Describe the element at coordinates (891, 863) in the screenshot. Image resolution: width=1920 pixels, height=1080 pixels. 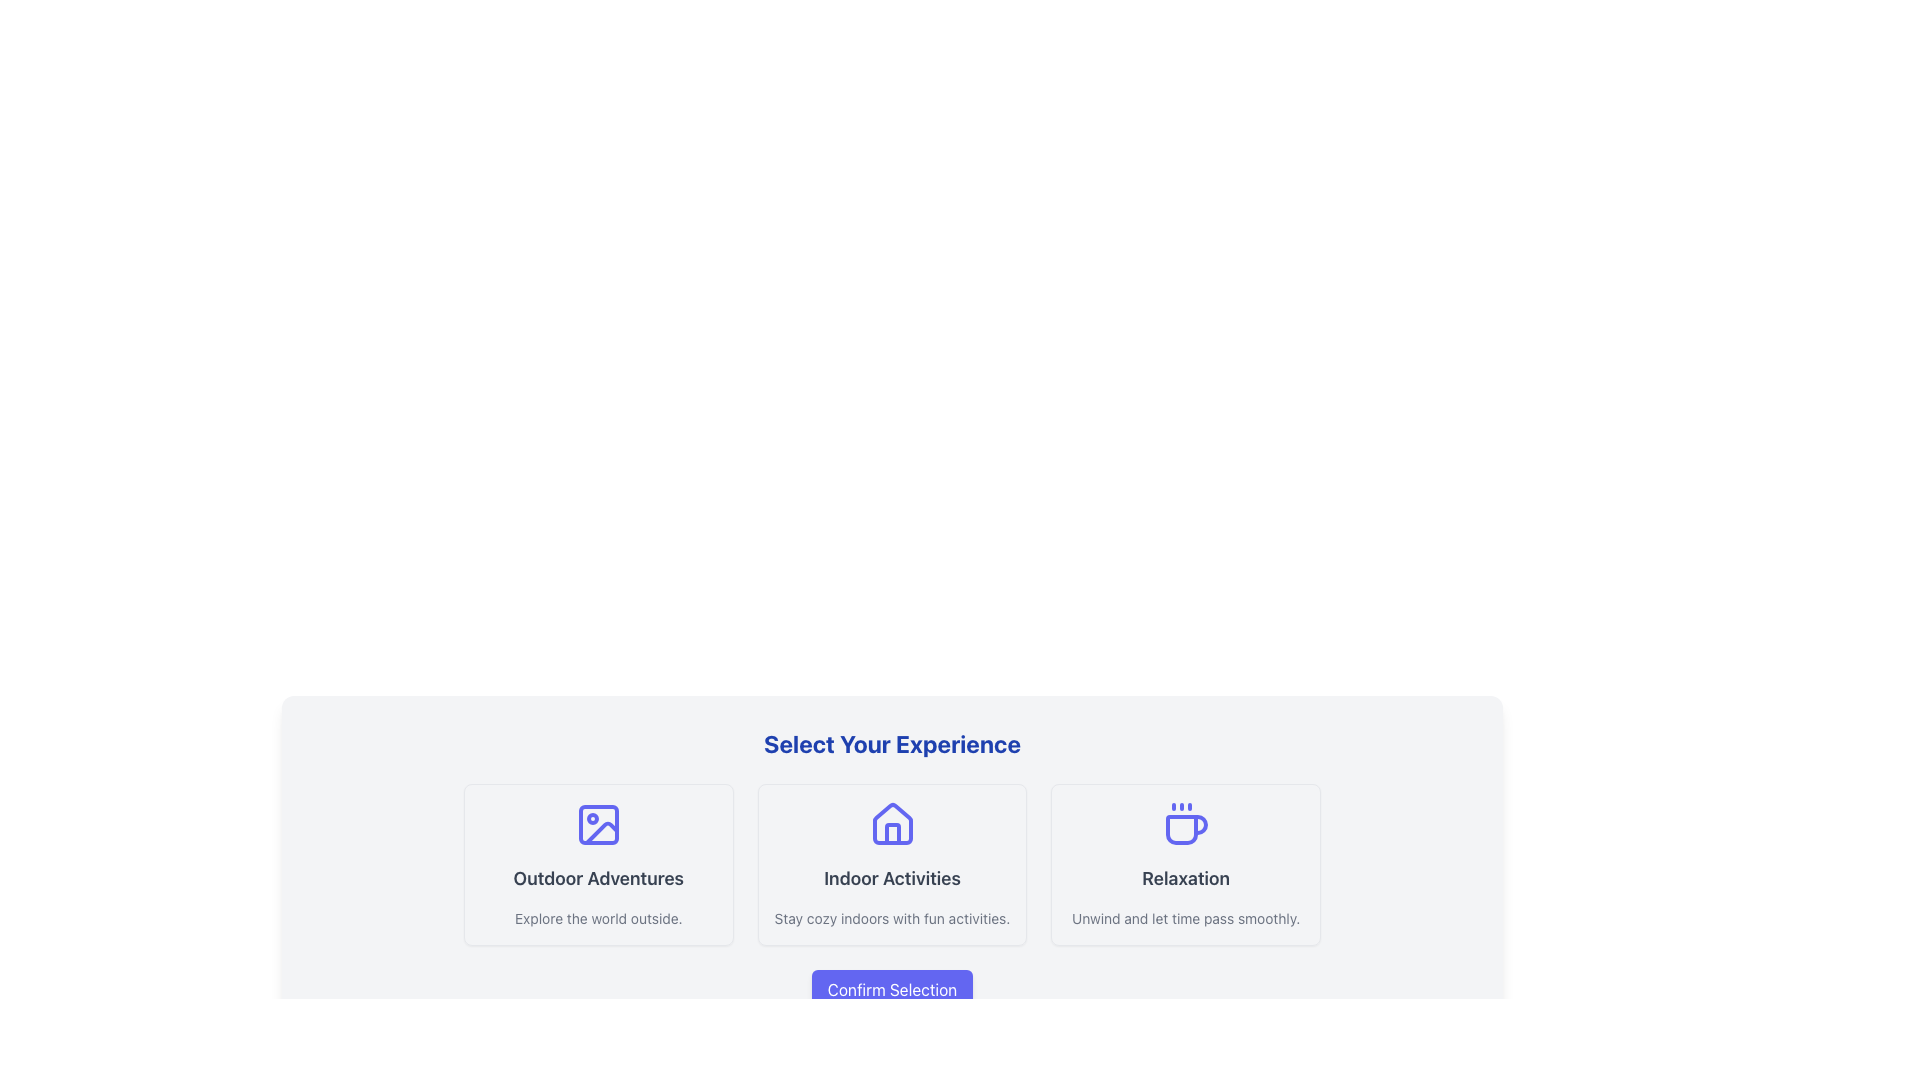
I see `the 'Indoor Activities' selection card` at that location.